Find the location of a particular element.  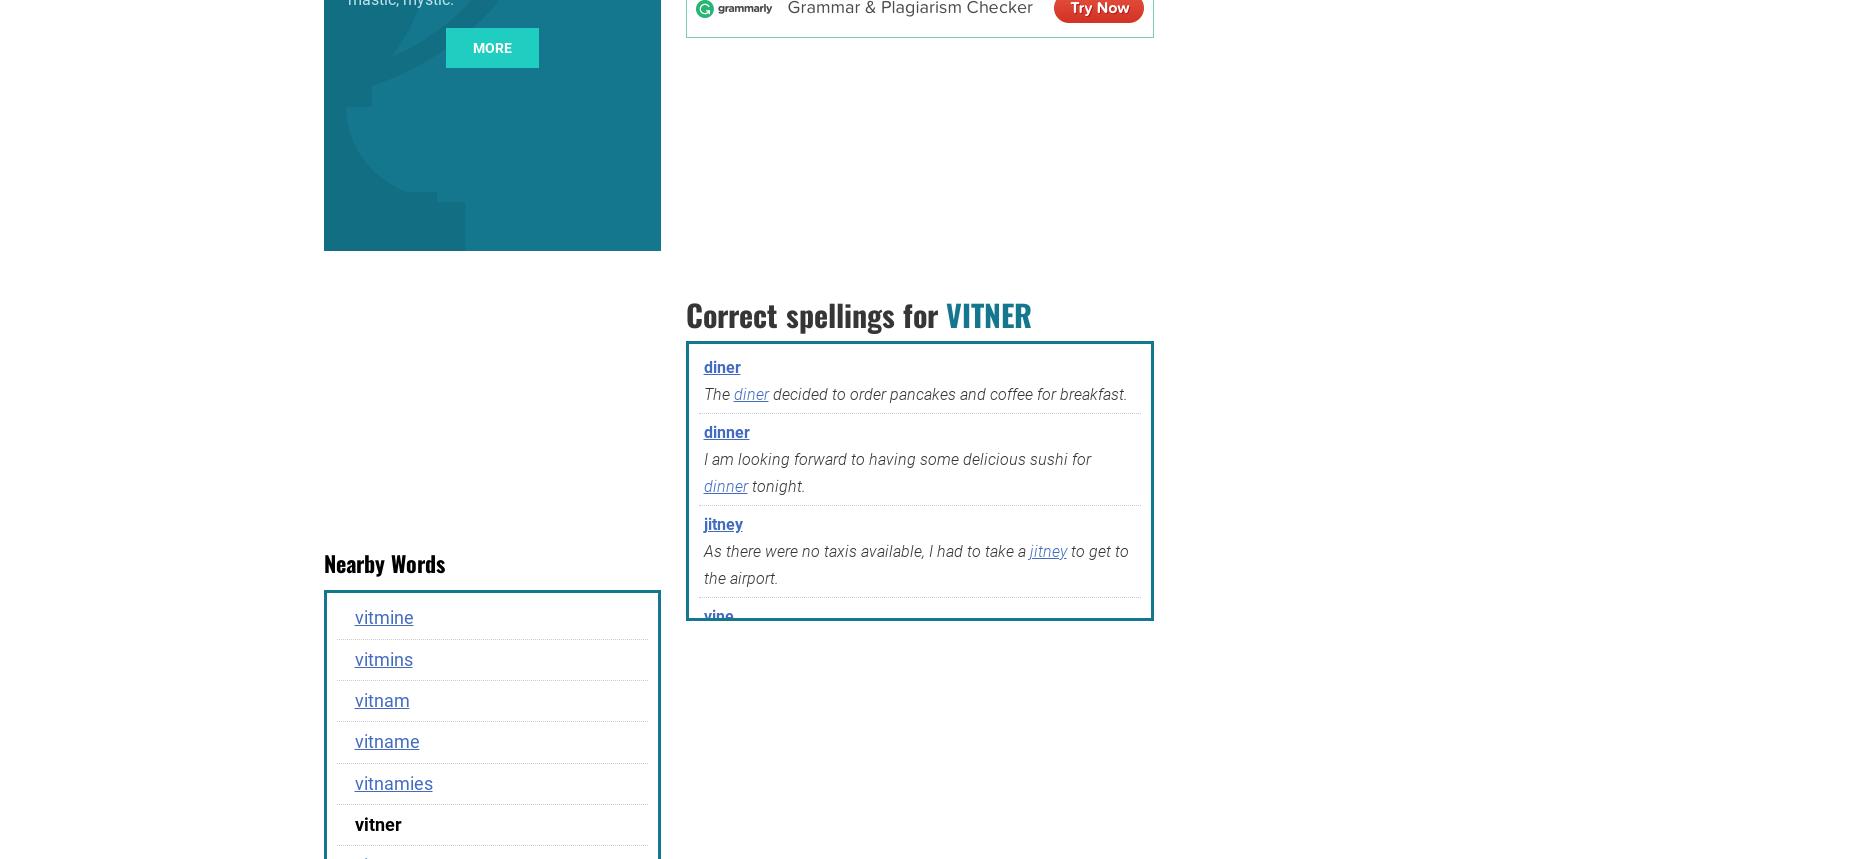

'vitname' is located at coordinates (385, 740).